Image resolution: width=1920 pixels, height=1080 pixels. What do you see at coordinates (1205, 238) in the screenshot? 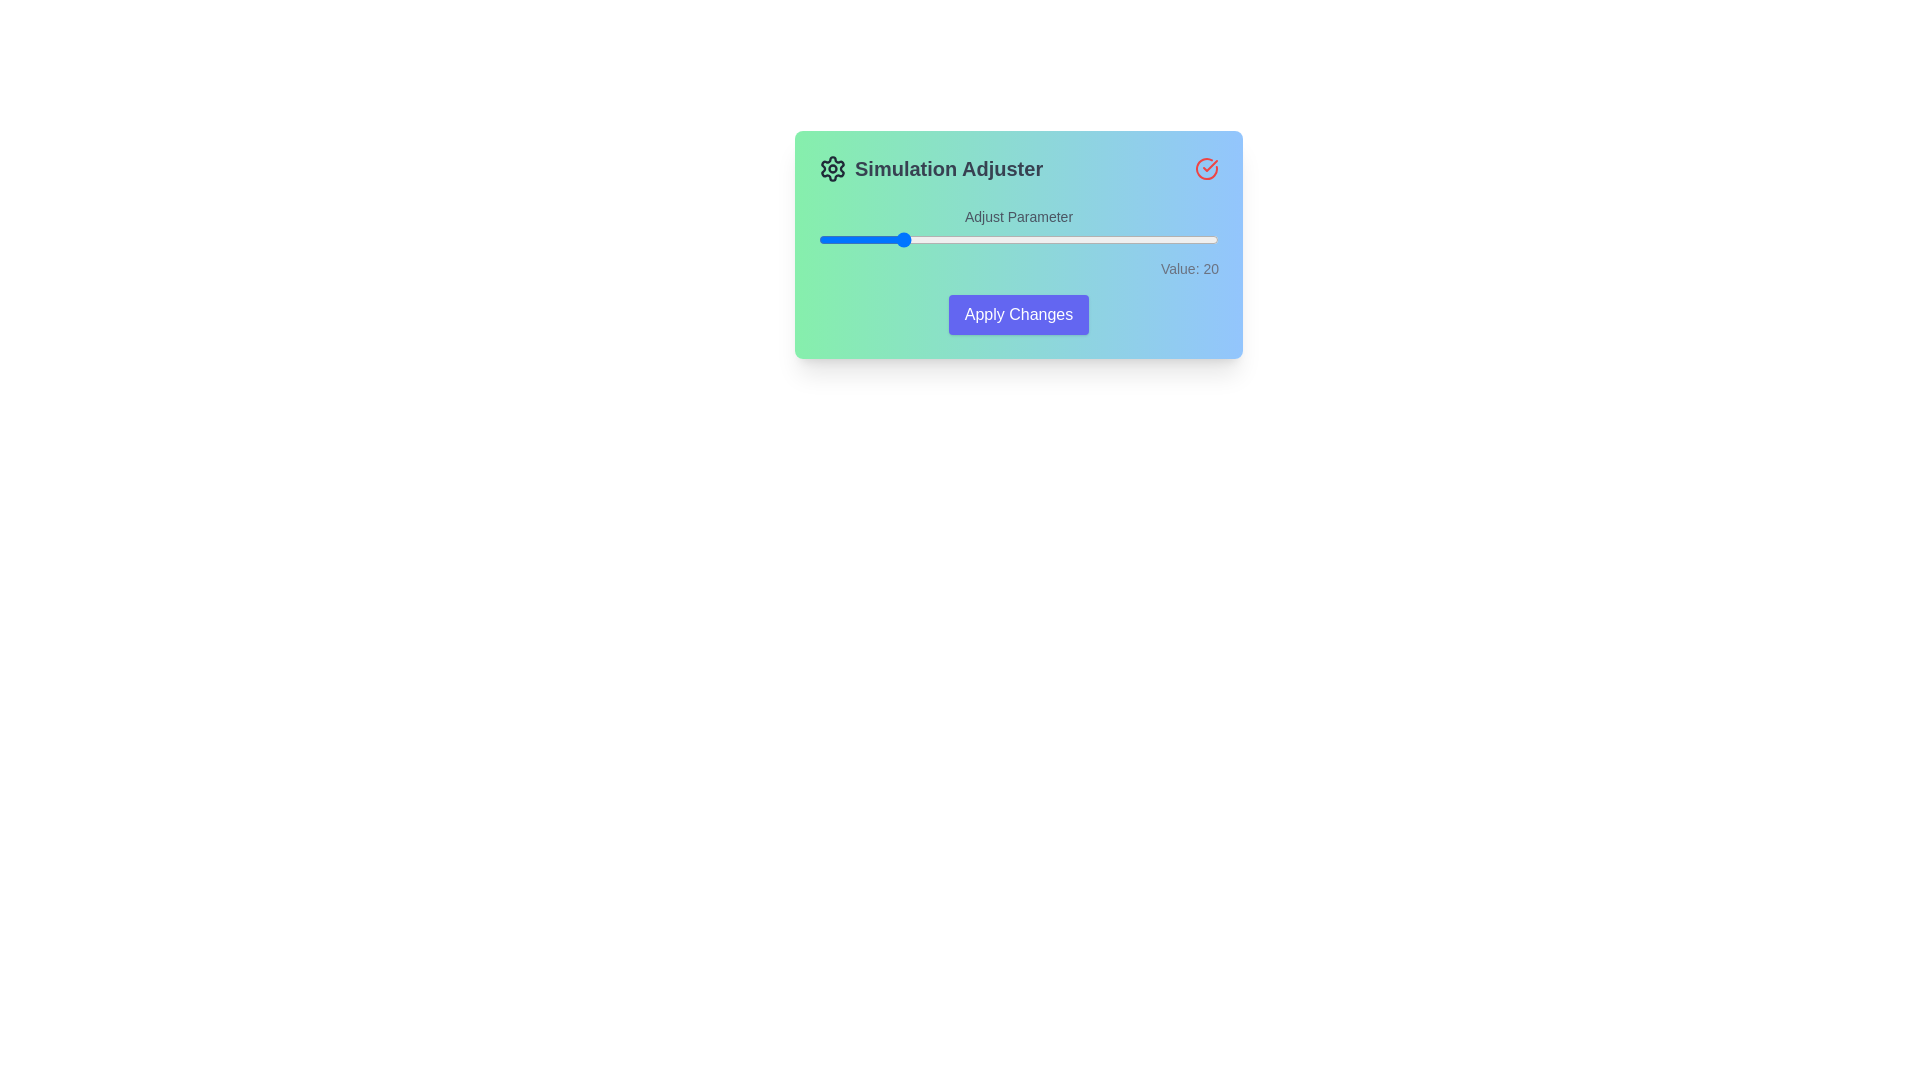
I see `the slider to set its value to 97` at bounding box center [1205, 238].